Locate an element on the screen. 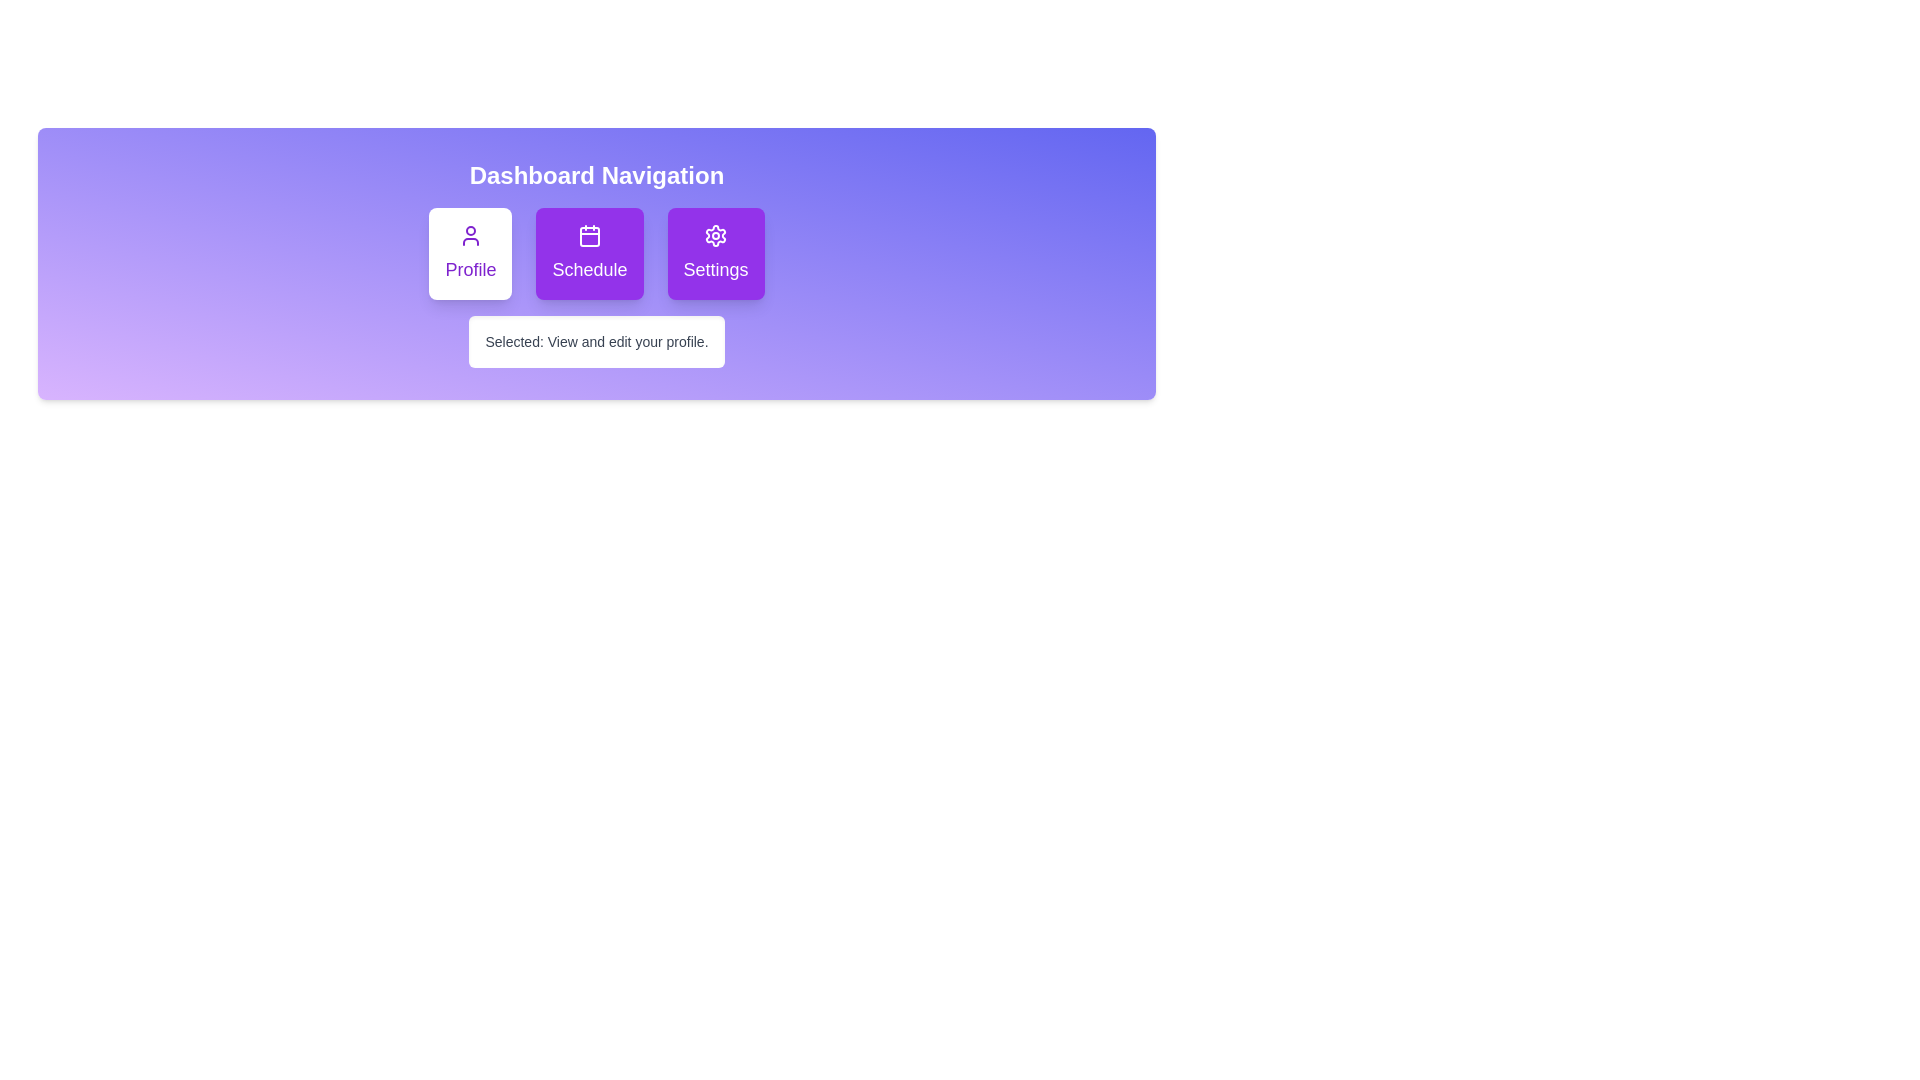 This screenshot has width=1920, height=1080. text label displaying 'Profile' in bold purple font located in the top left corner of the dashboard navigation bar is located at coordinates (469, 270).